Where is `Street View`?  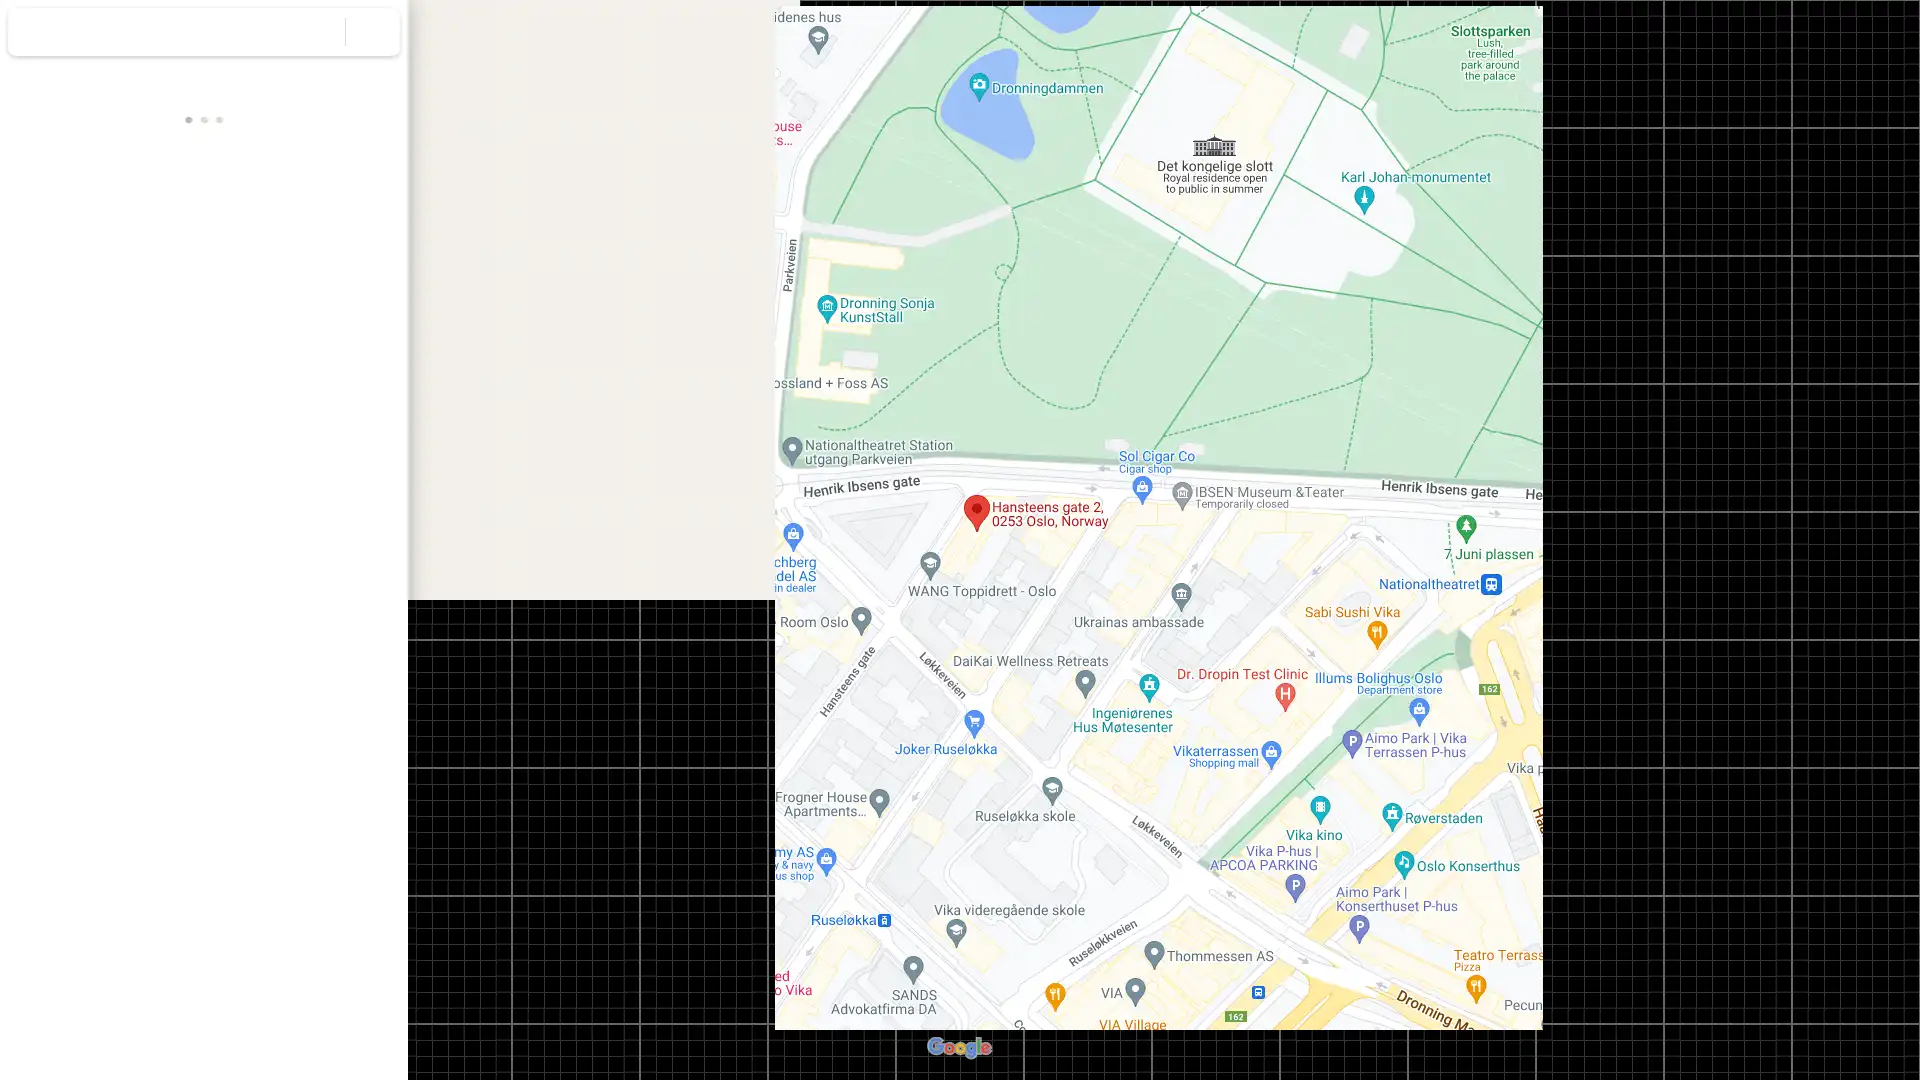
Street View is located at coordinates (204, 711).